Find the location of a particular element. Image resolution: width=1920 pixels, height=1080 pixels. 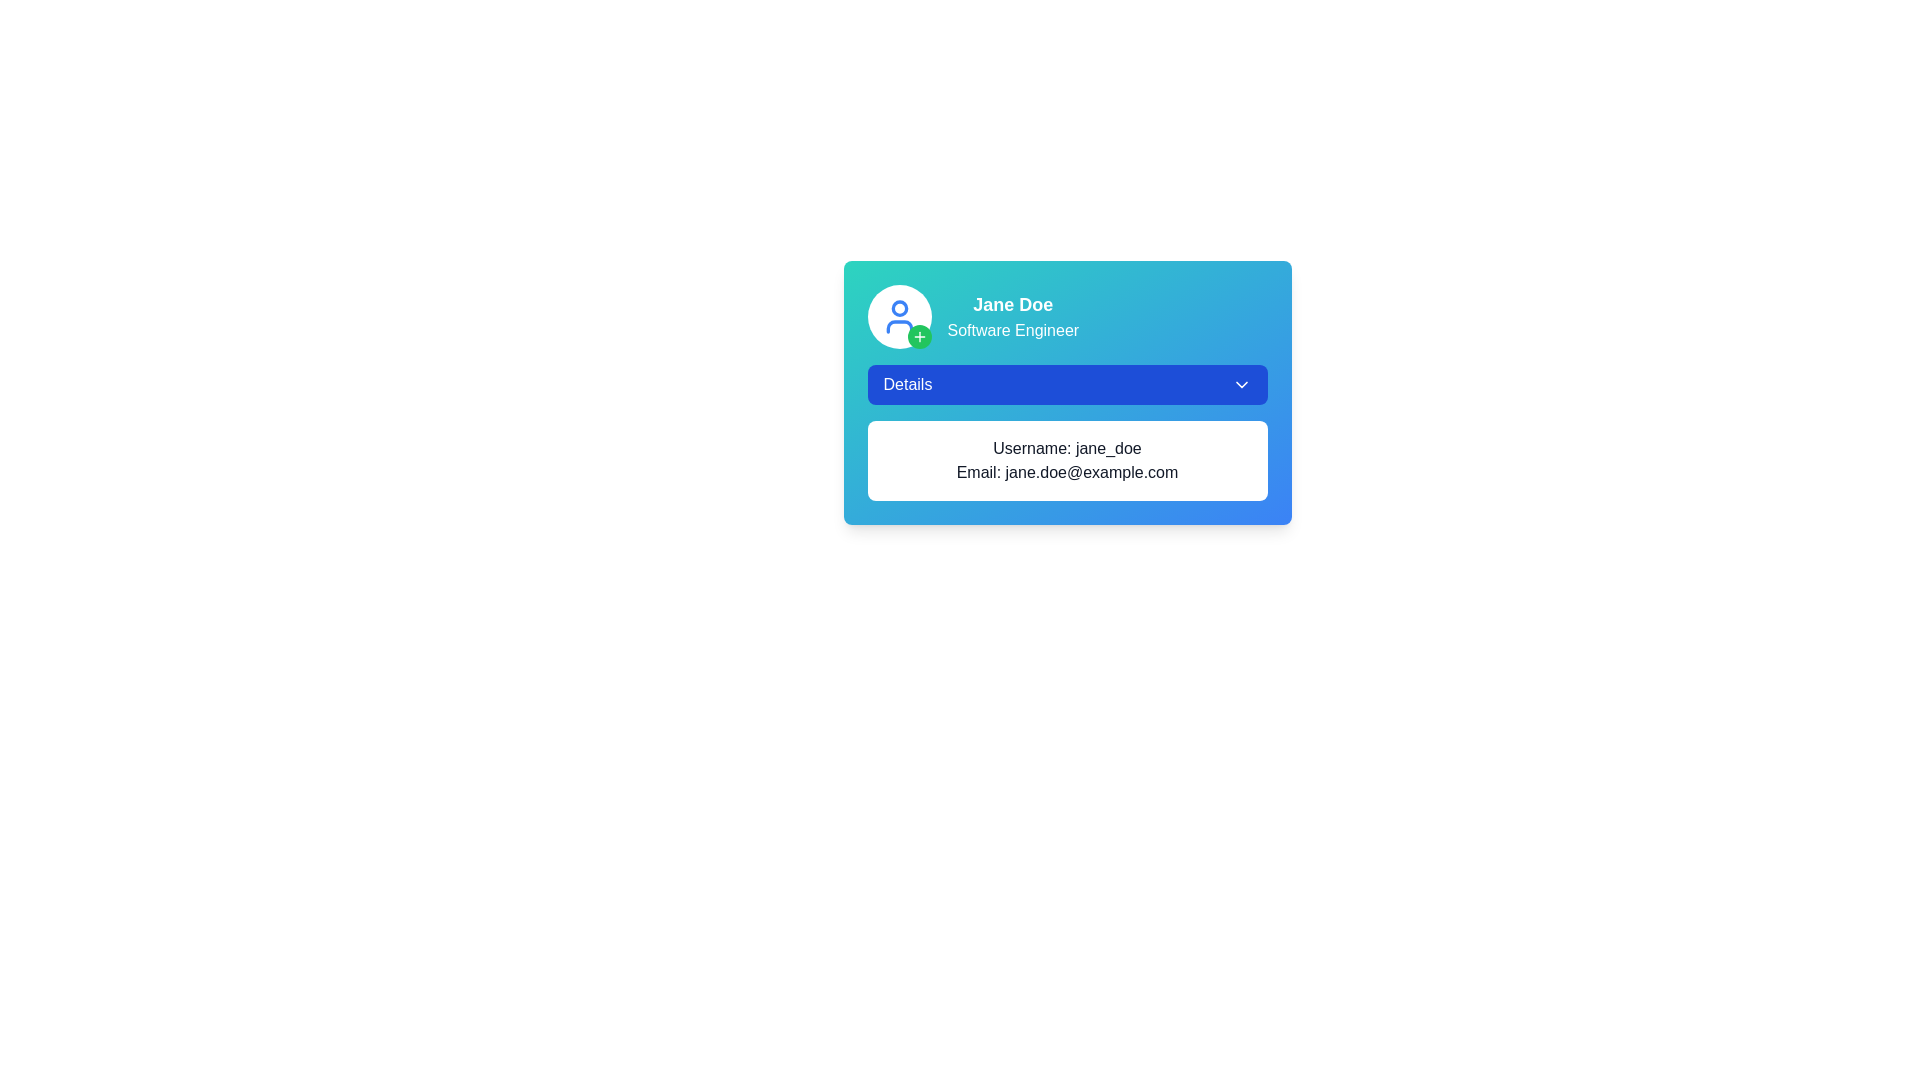

the downward-pointing chevron icon, which is styled with a thin outline in white on a blue background, located to the far right of the 'Details' button adjacent to the text 'Details' is located at coordinates (1240, 385).